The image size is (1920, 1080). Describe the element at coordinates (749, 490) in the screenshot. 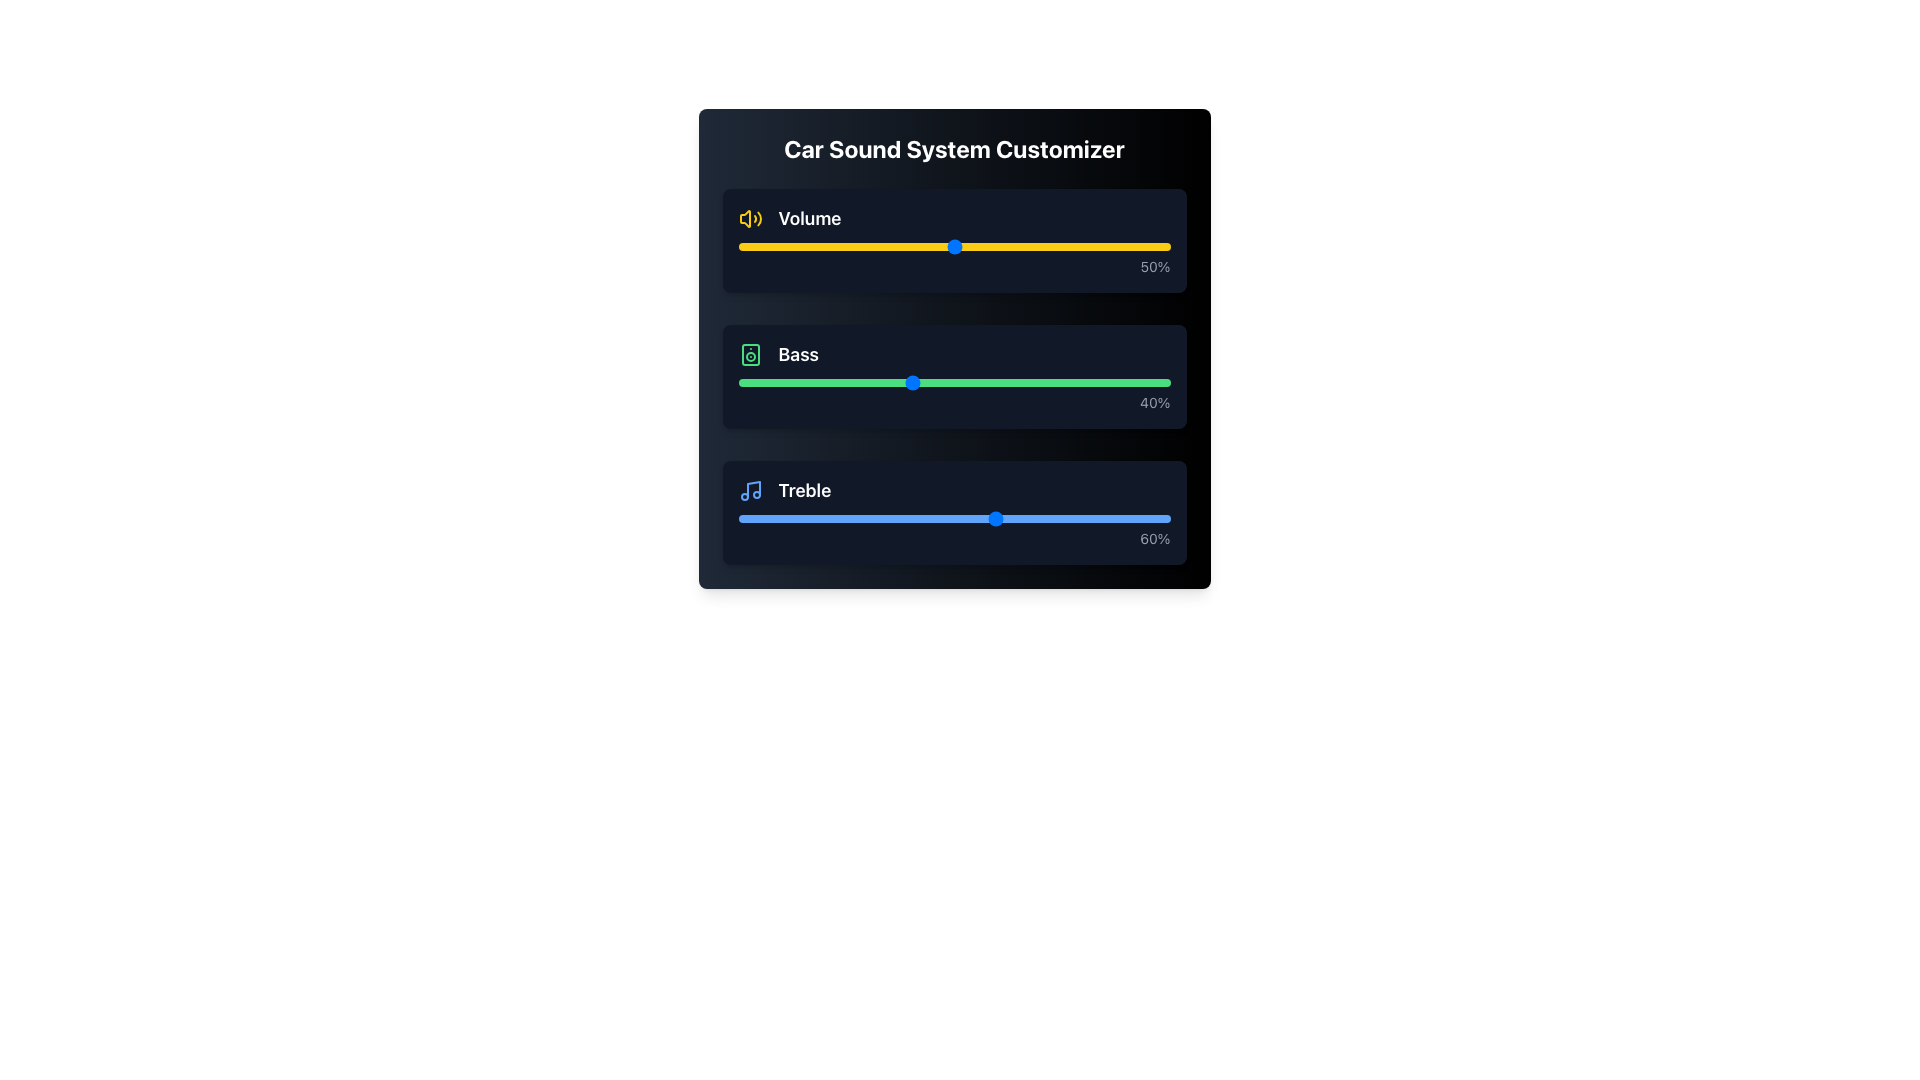

I see `the musical note icon styled with blue hues, located to the left of the 'Treble' label in the 'Car Sound System Customizer' UI` at that location.